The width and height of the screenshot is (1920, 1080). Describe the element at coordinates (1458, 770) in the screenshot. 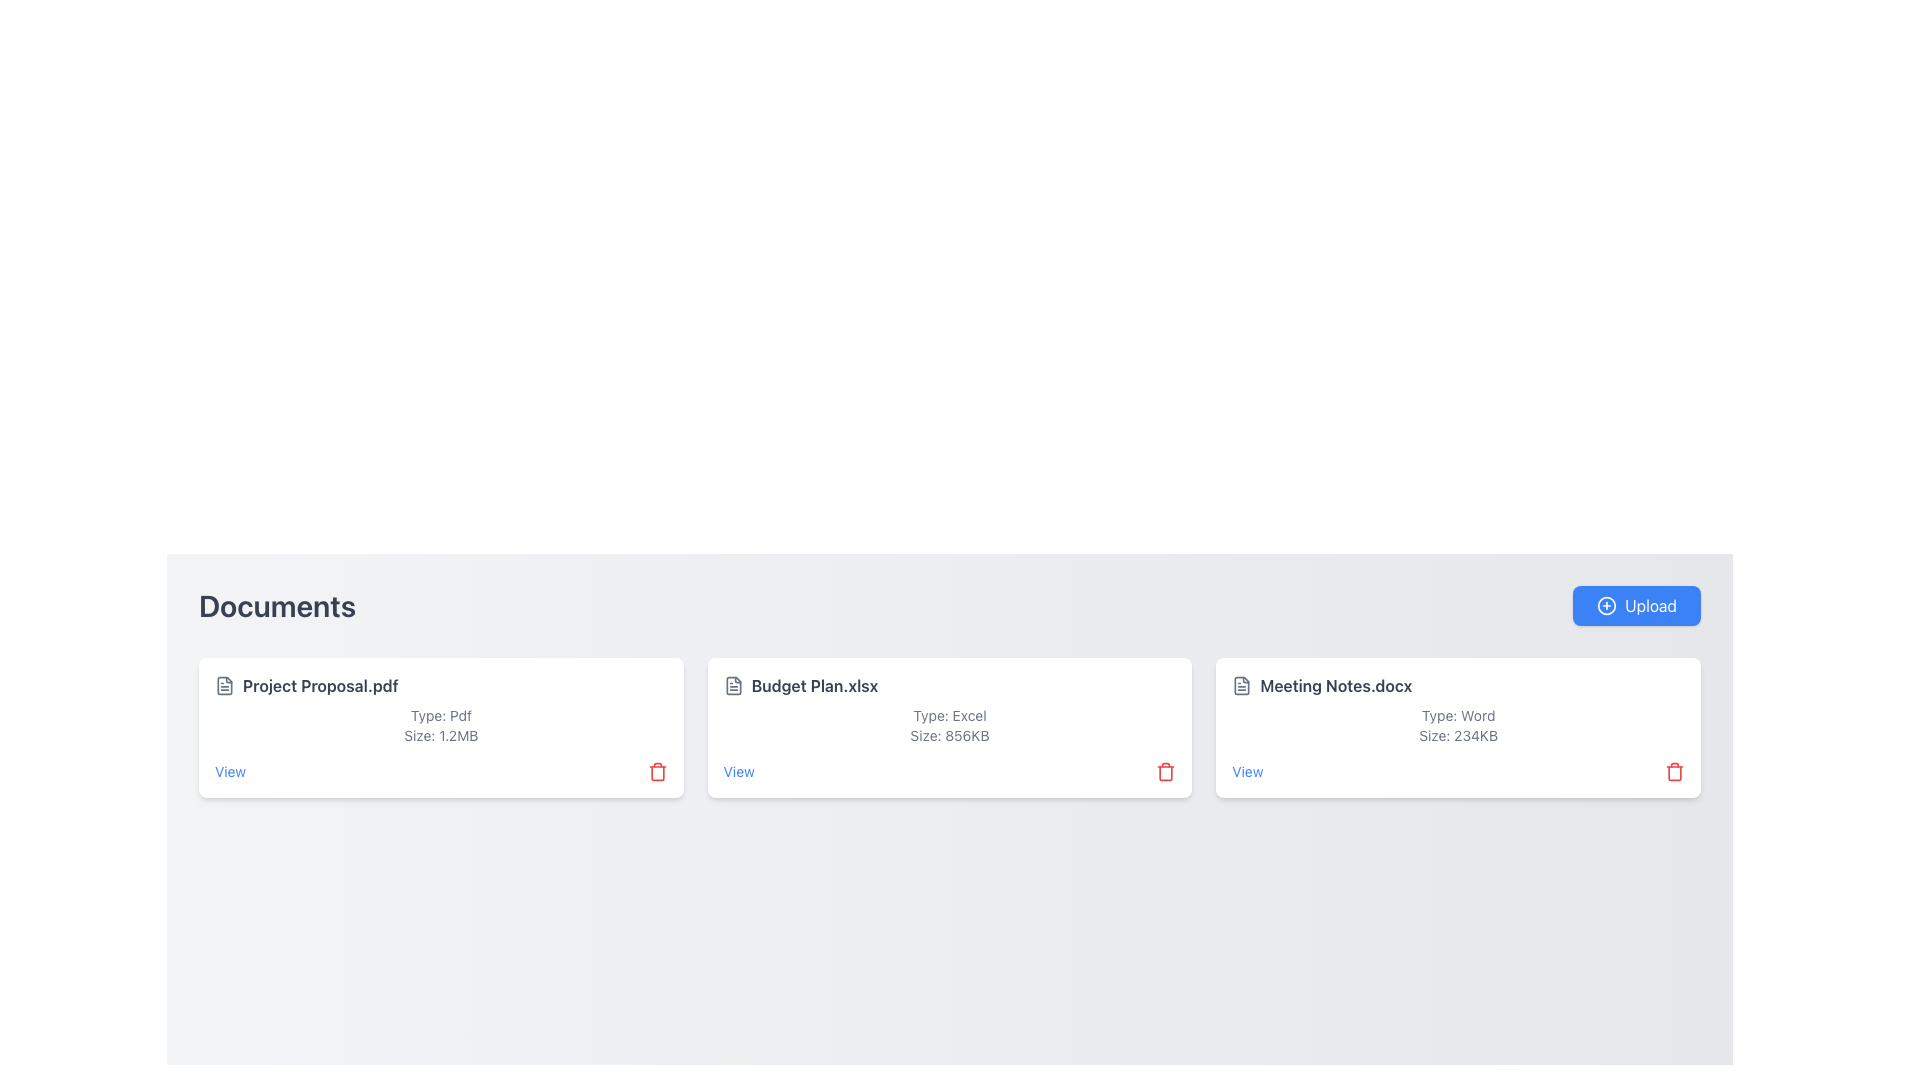

I see `the red trash icon located at the right side of the 'View' link within the 'Meeting Notes.docx' card` at that location.